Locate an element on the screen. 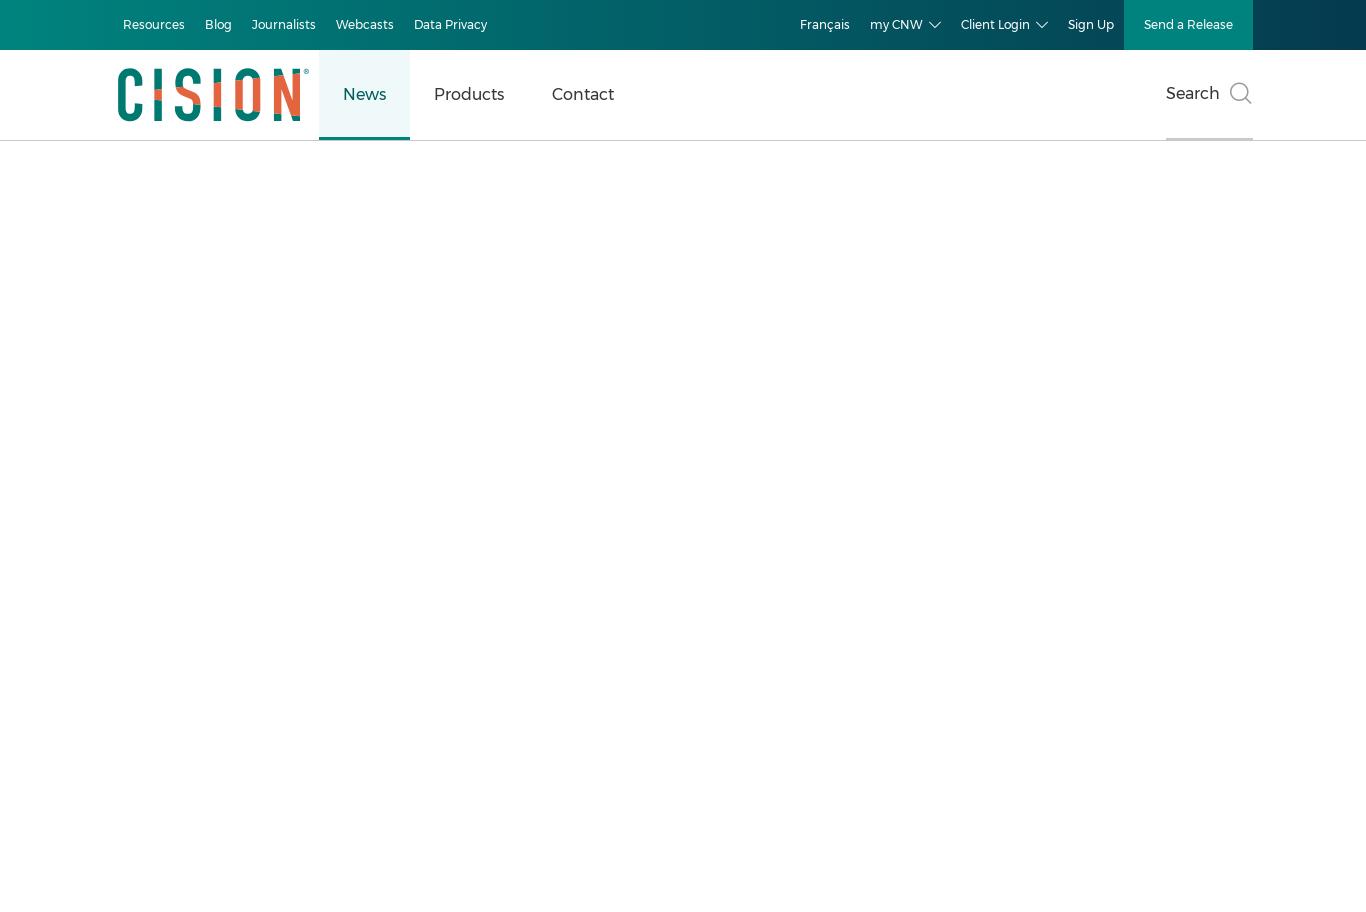  'Heavy Industry & Manufacturing' is located at coordinates (189, 631).